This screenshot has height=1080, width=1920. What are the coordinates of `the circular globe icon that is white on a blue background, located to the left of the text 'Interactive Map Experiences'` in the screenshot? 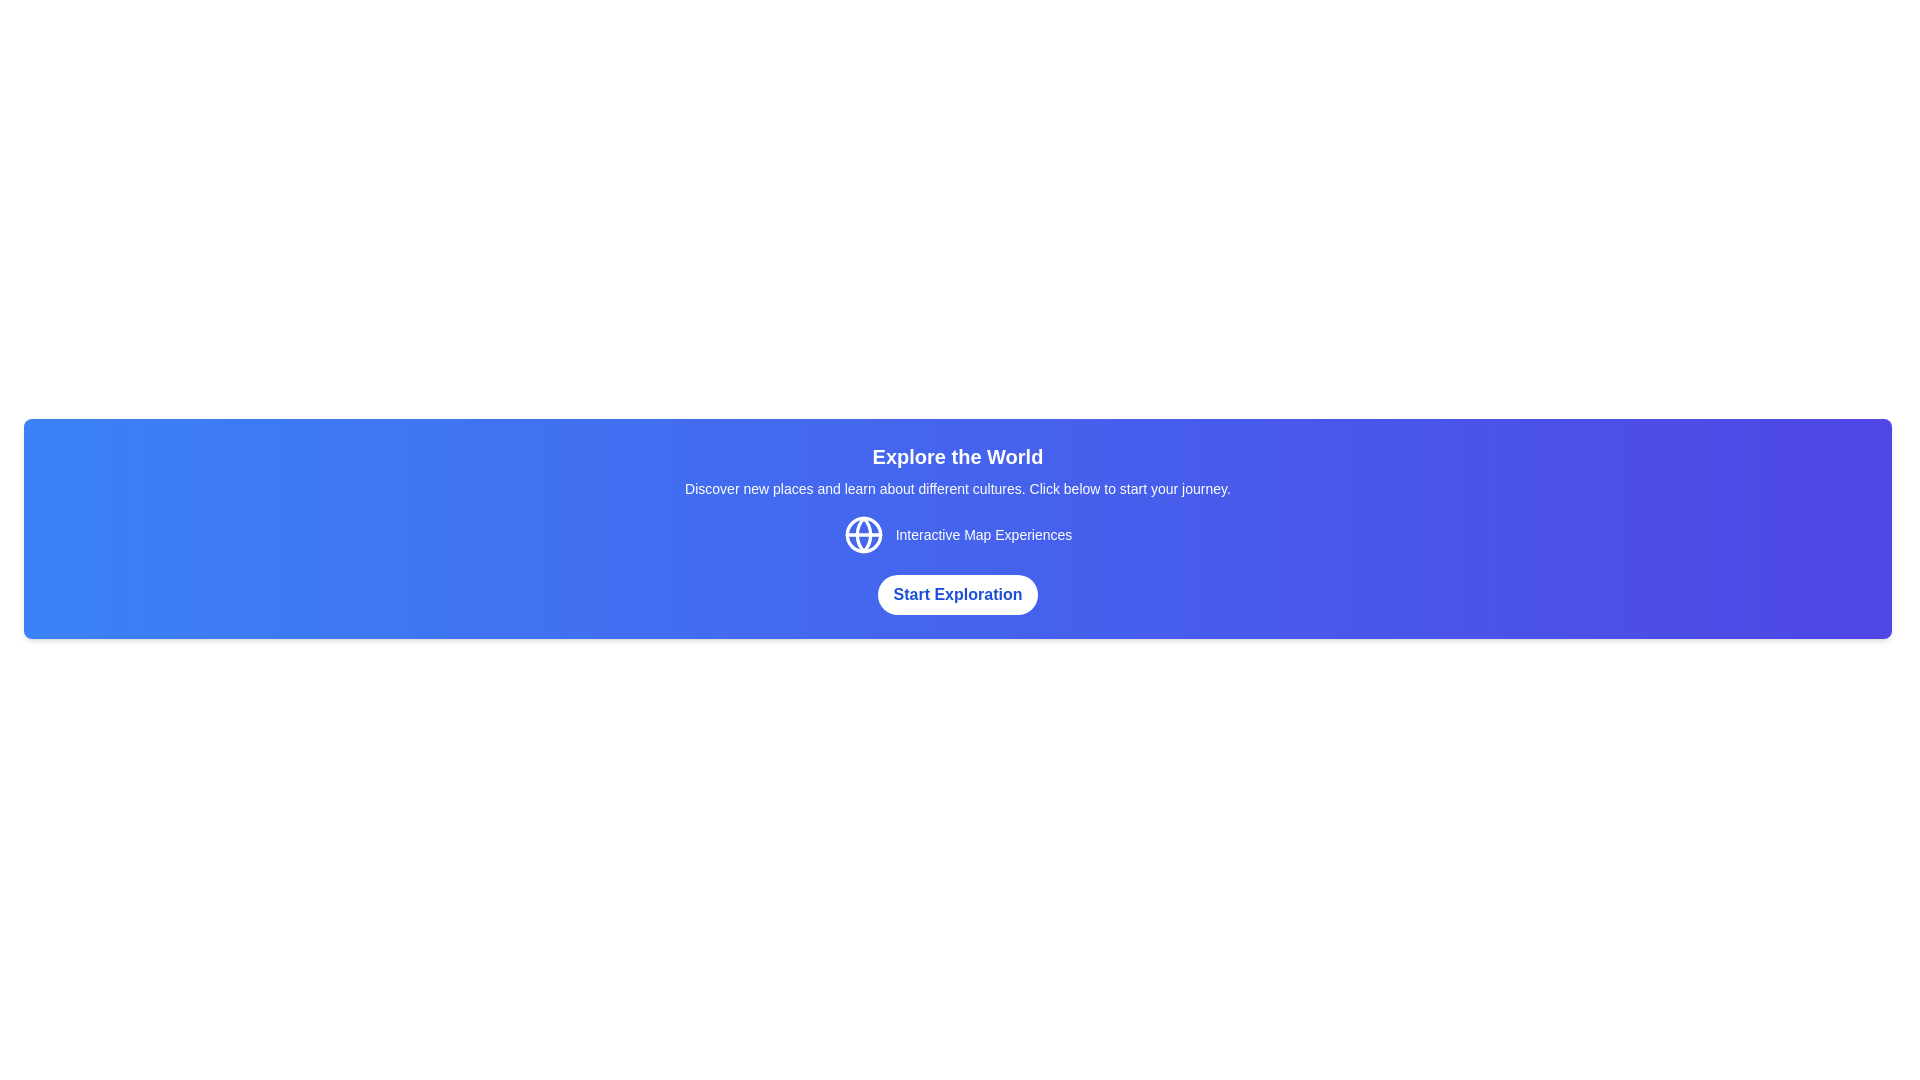 It's located at (863, 534).